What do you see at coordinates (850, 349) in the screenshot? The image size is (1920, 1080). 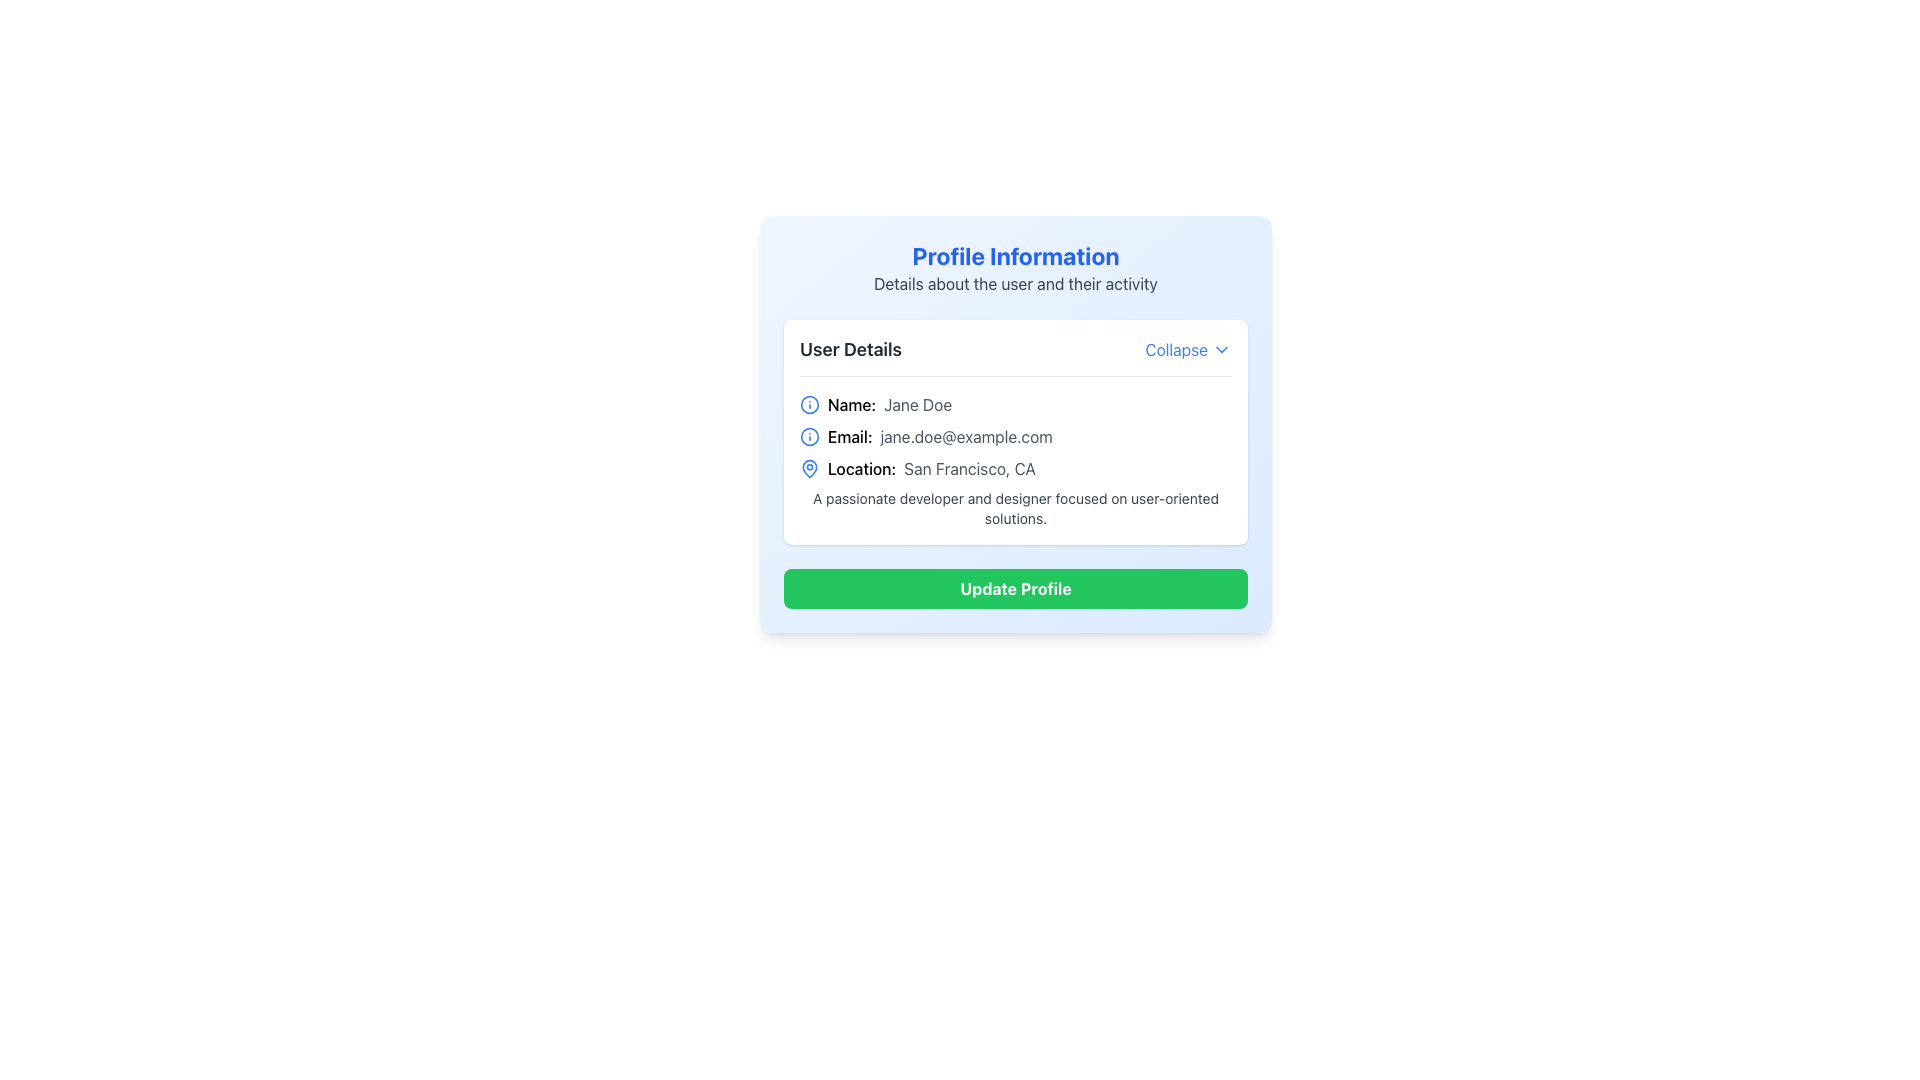 I see `the text label located at the top-left corner of the header section of the card, which provides context to the user-related information below it` at bounding box center [850, 349].